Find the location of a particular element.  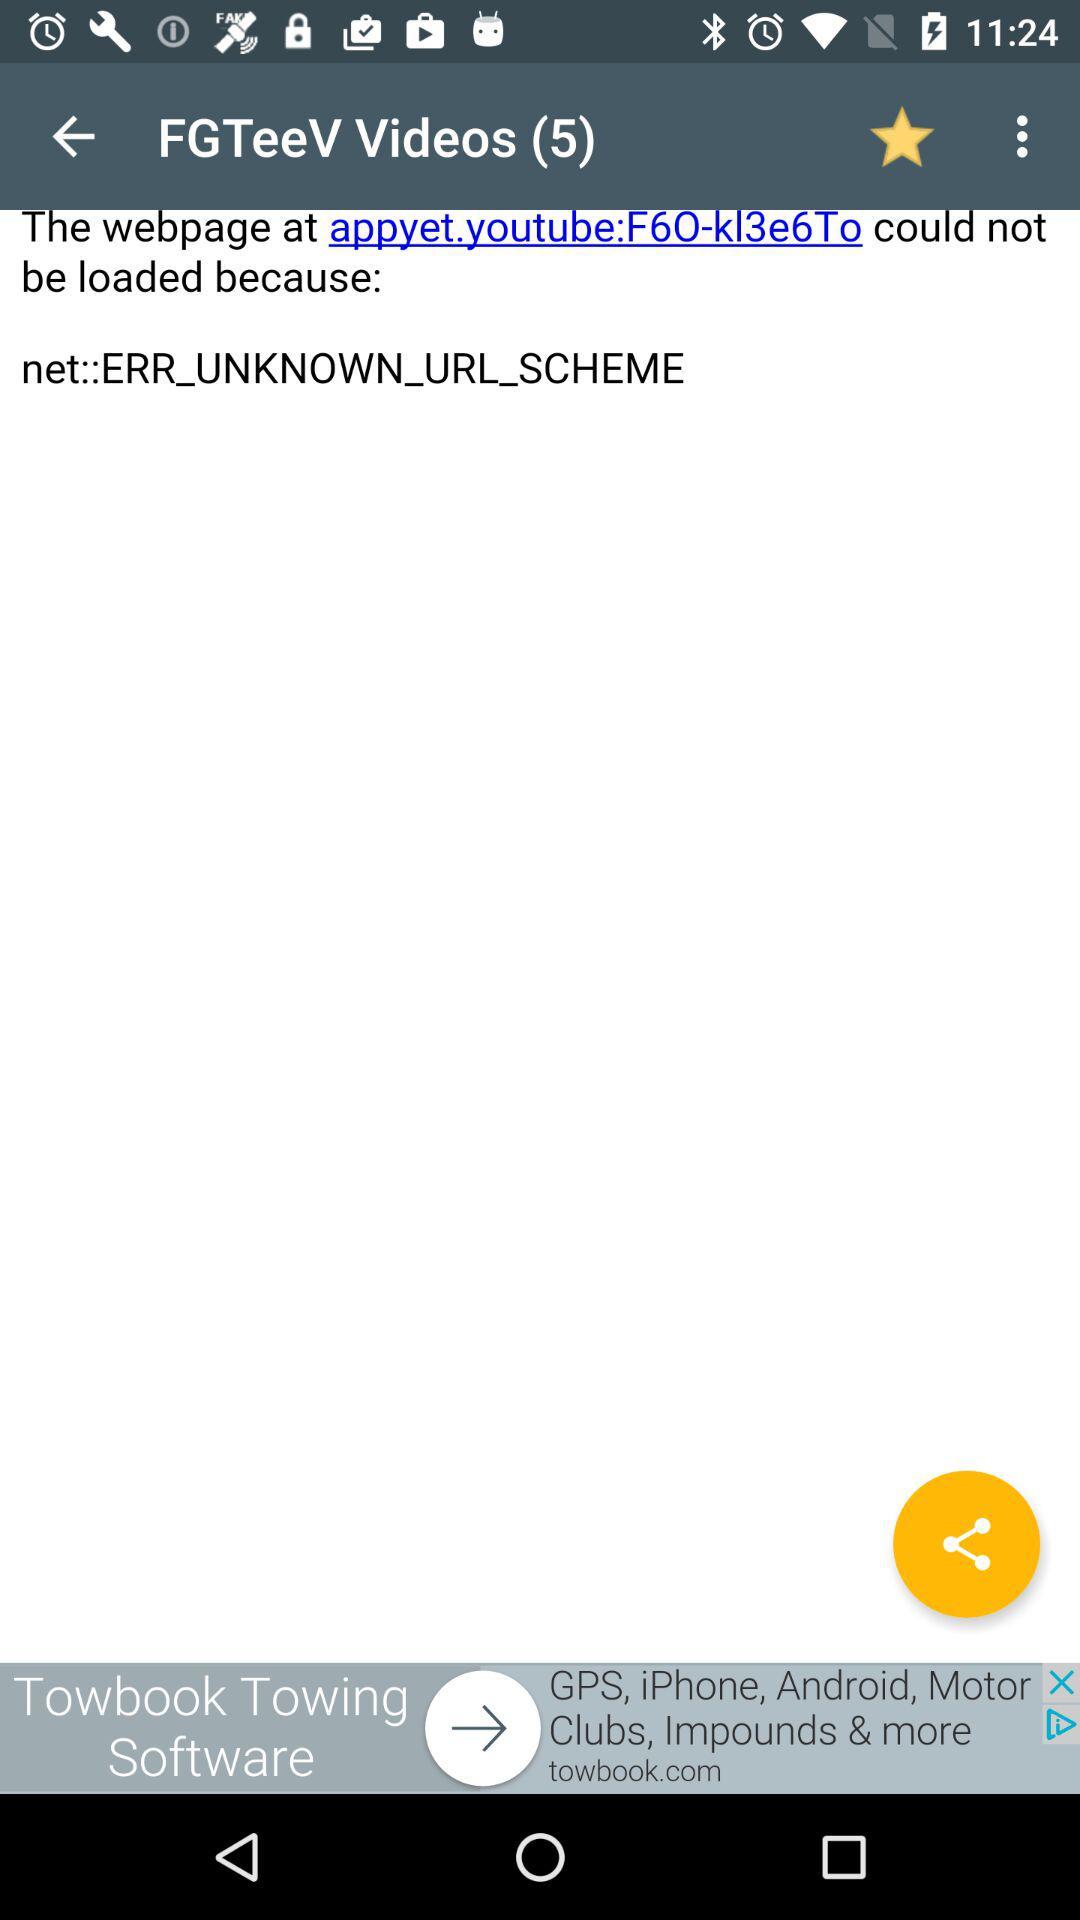

network is located at coordinates (965, 1543).